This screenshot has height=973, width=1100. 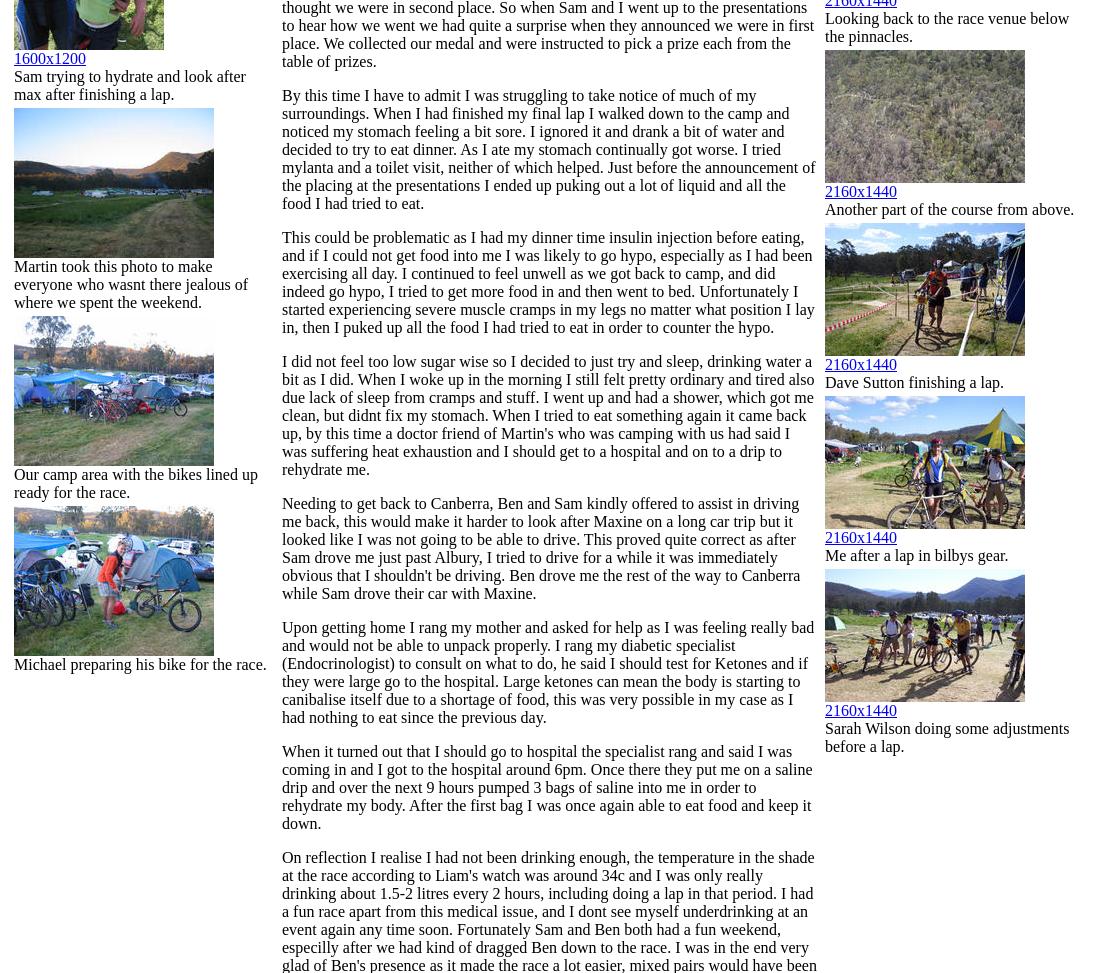 I want to click on 'Our camp area with the bikes lined up ready for the race.', so click(x=135, y=483).